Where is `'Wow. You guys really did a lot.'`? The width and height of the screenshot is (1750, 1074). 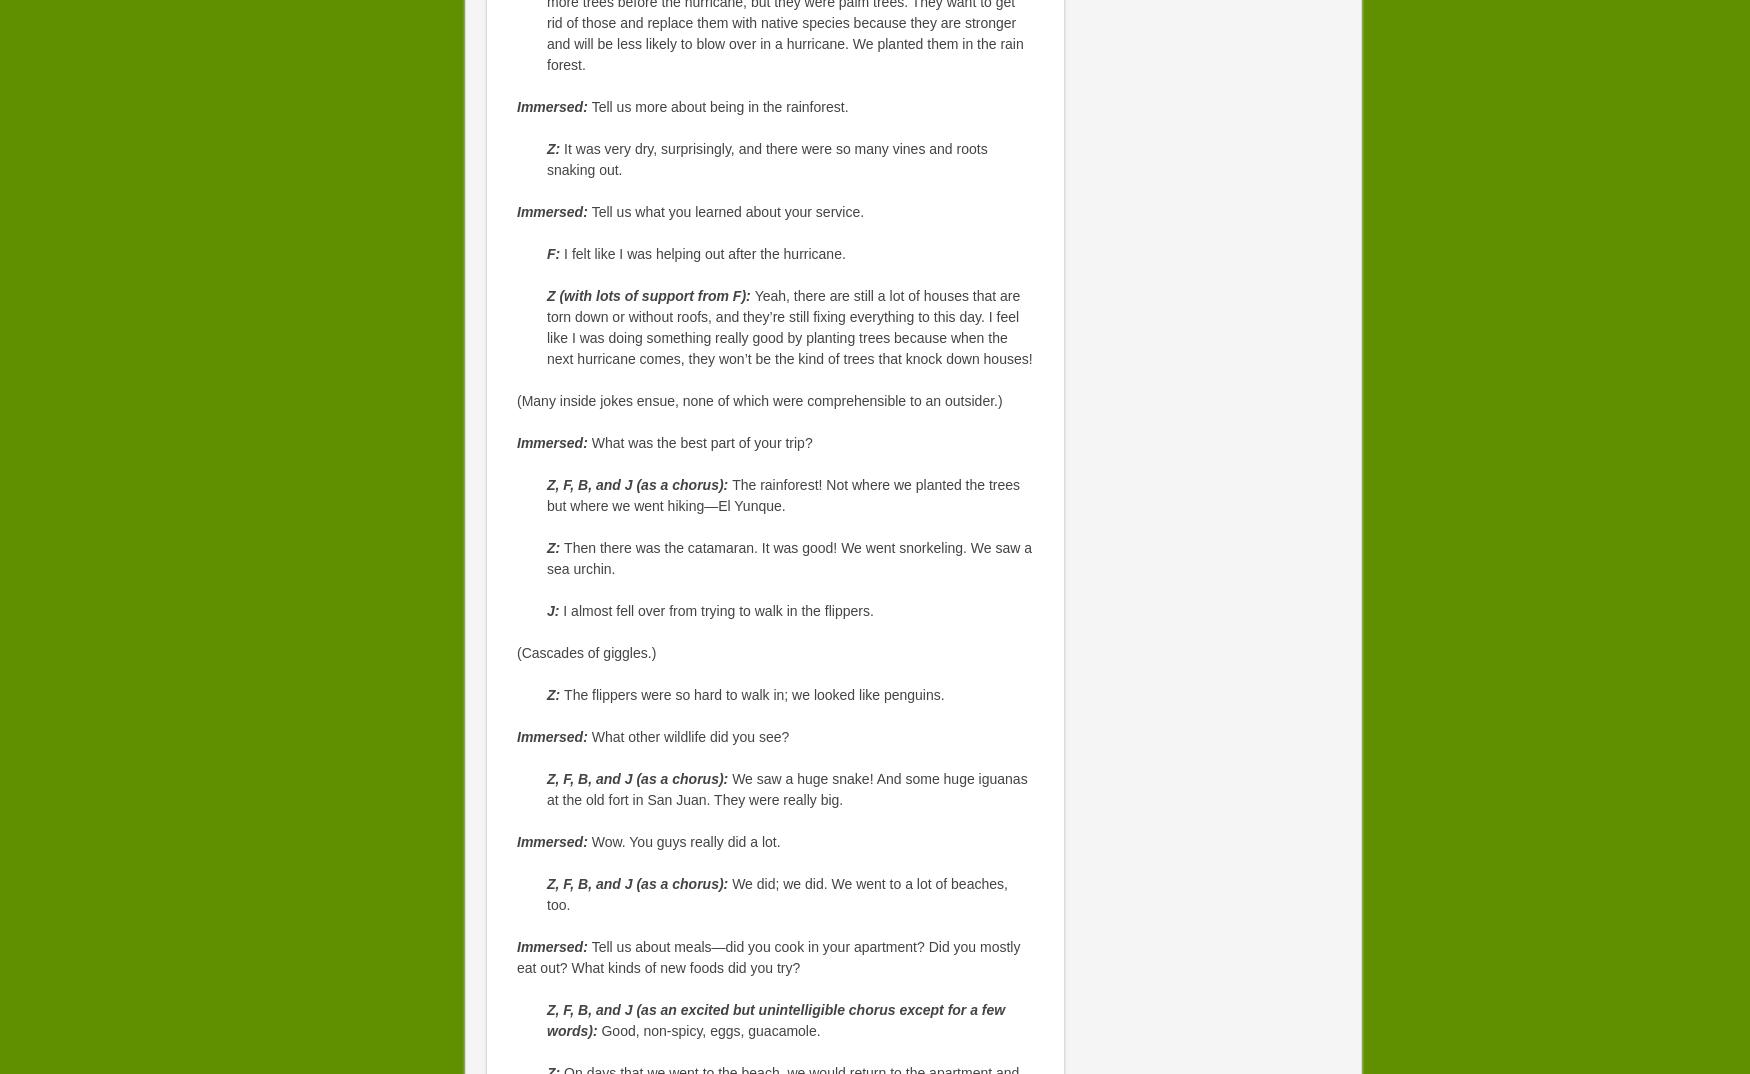 'Wow. You guys really did a lot.' is located at coordinates (684, 842).